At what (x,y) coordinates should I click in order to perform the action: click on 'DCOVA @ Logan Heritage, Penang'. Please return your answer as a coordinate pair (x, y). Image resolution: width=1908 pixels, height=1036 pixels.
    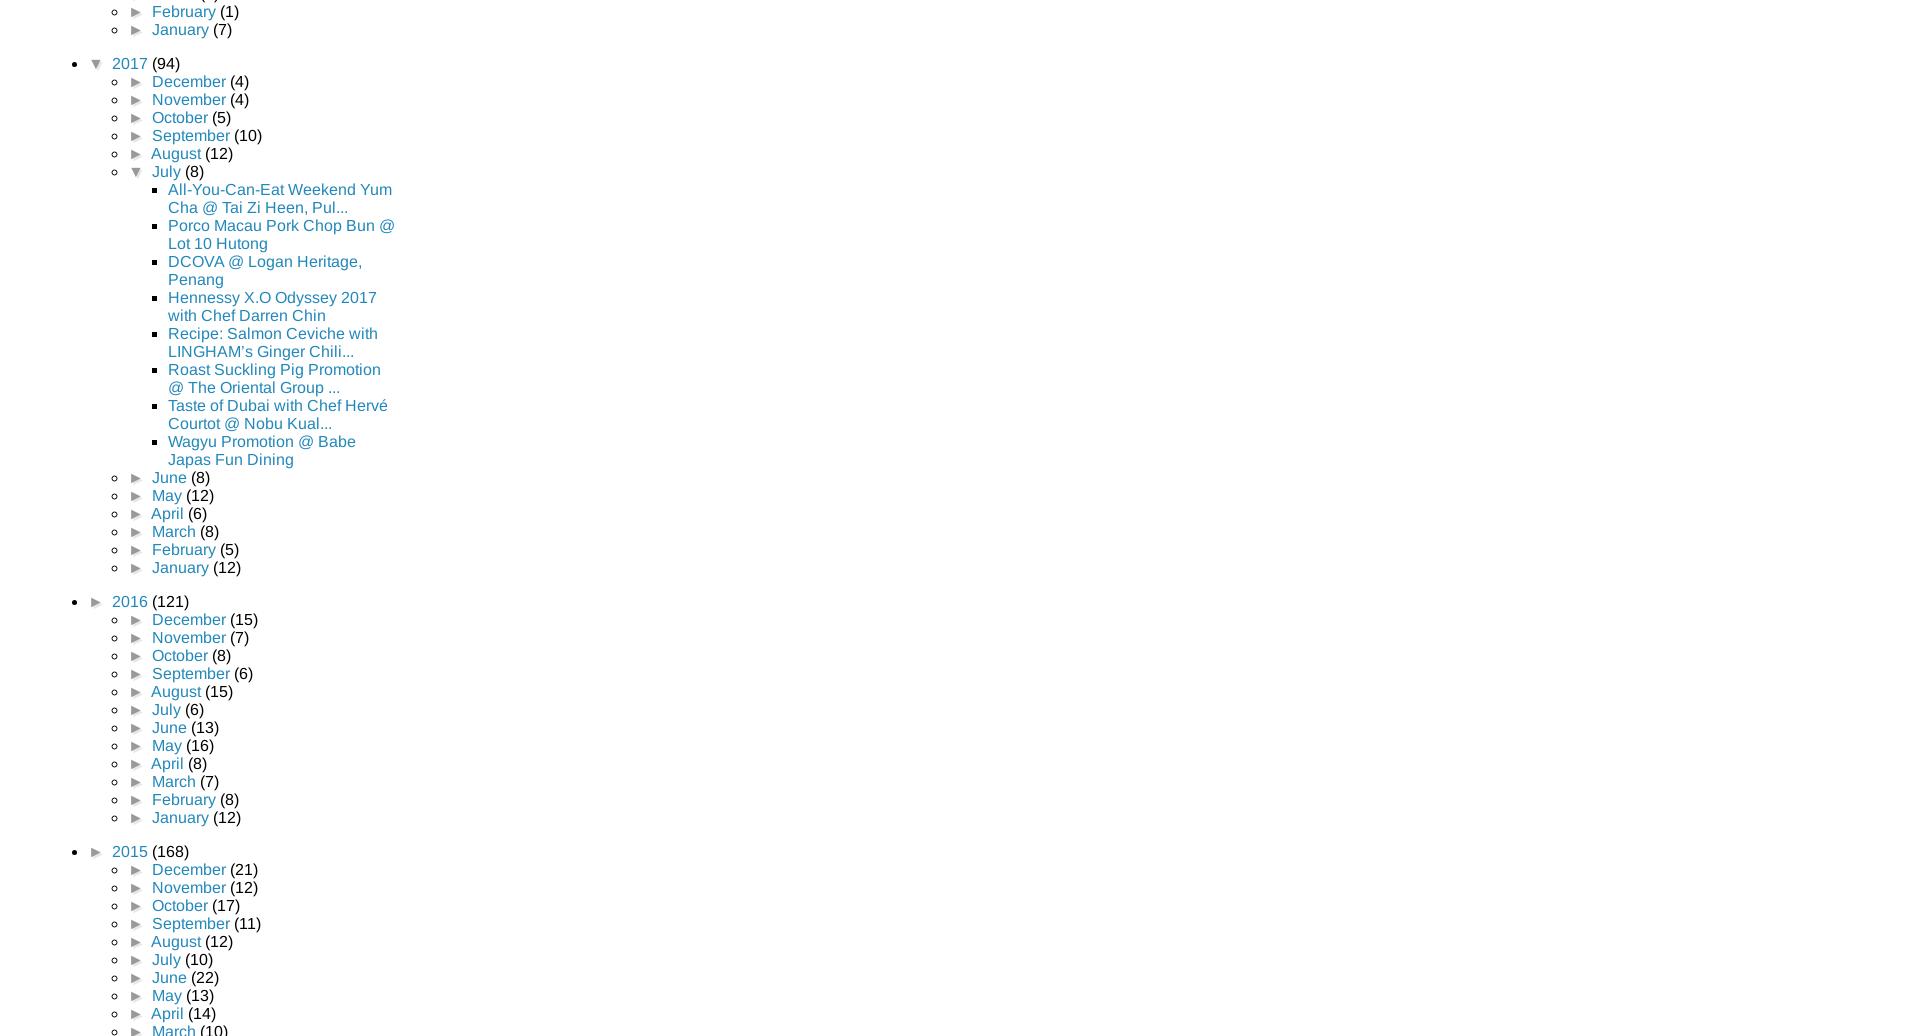
    Looking at the image, I should click on (265, 269).